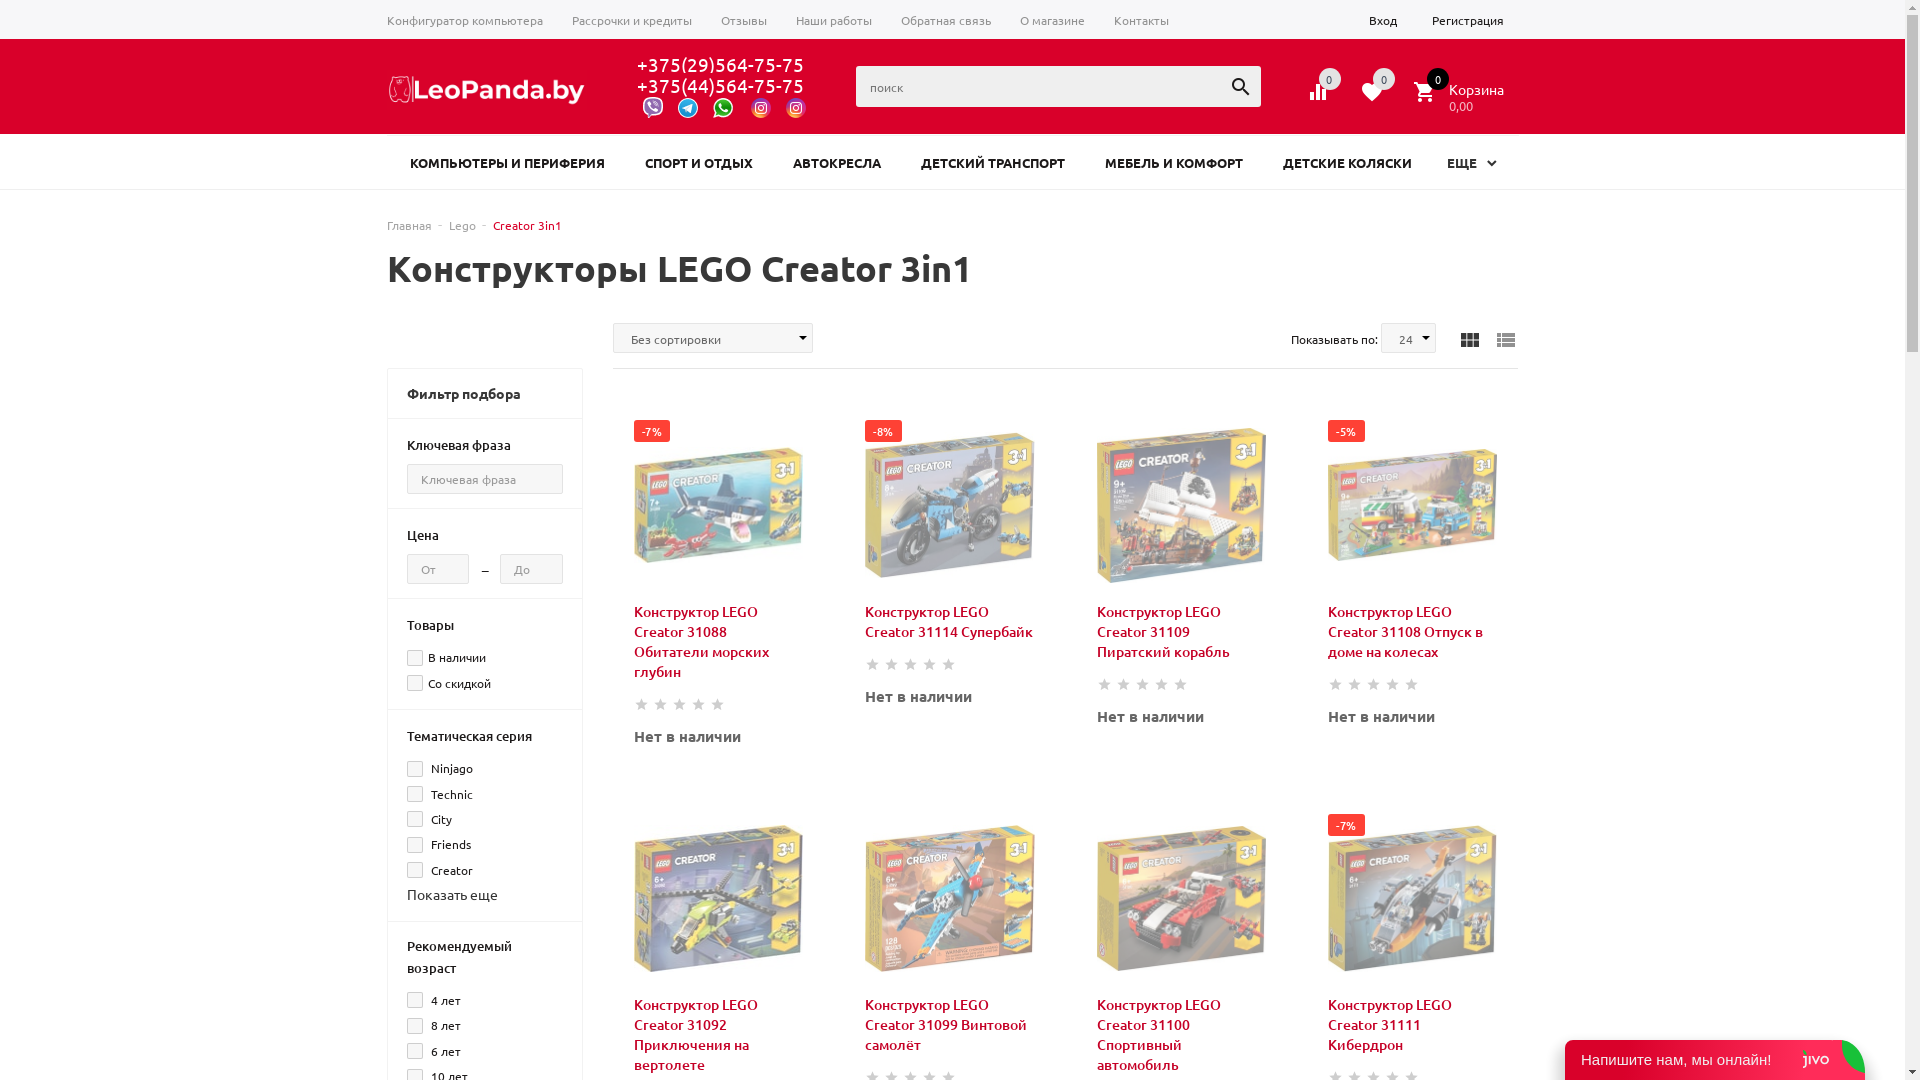  Describe the element at coordinates (785, 105) in the screenshot. I see `'@world_of_pc_'` at that location.